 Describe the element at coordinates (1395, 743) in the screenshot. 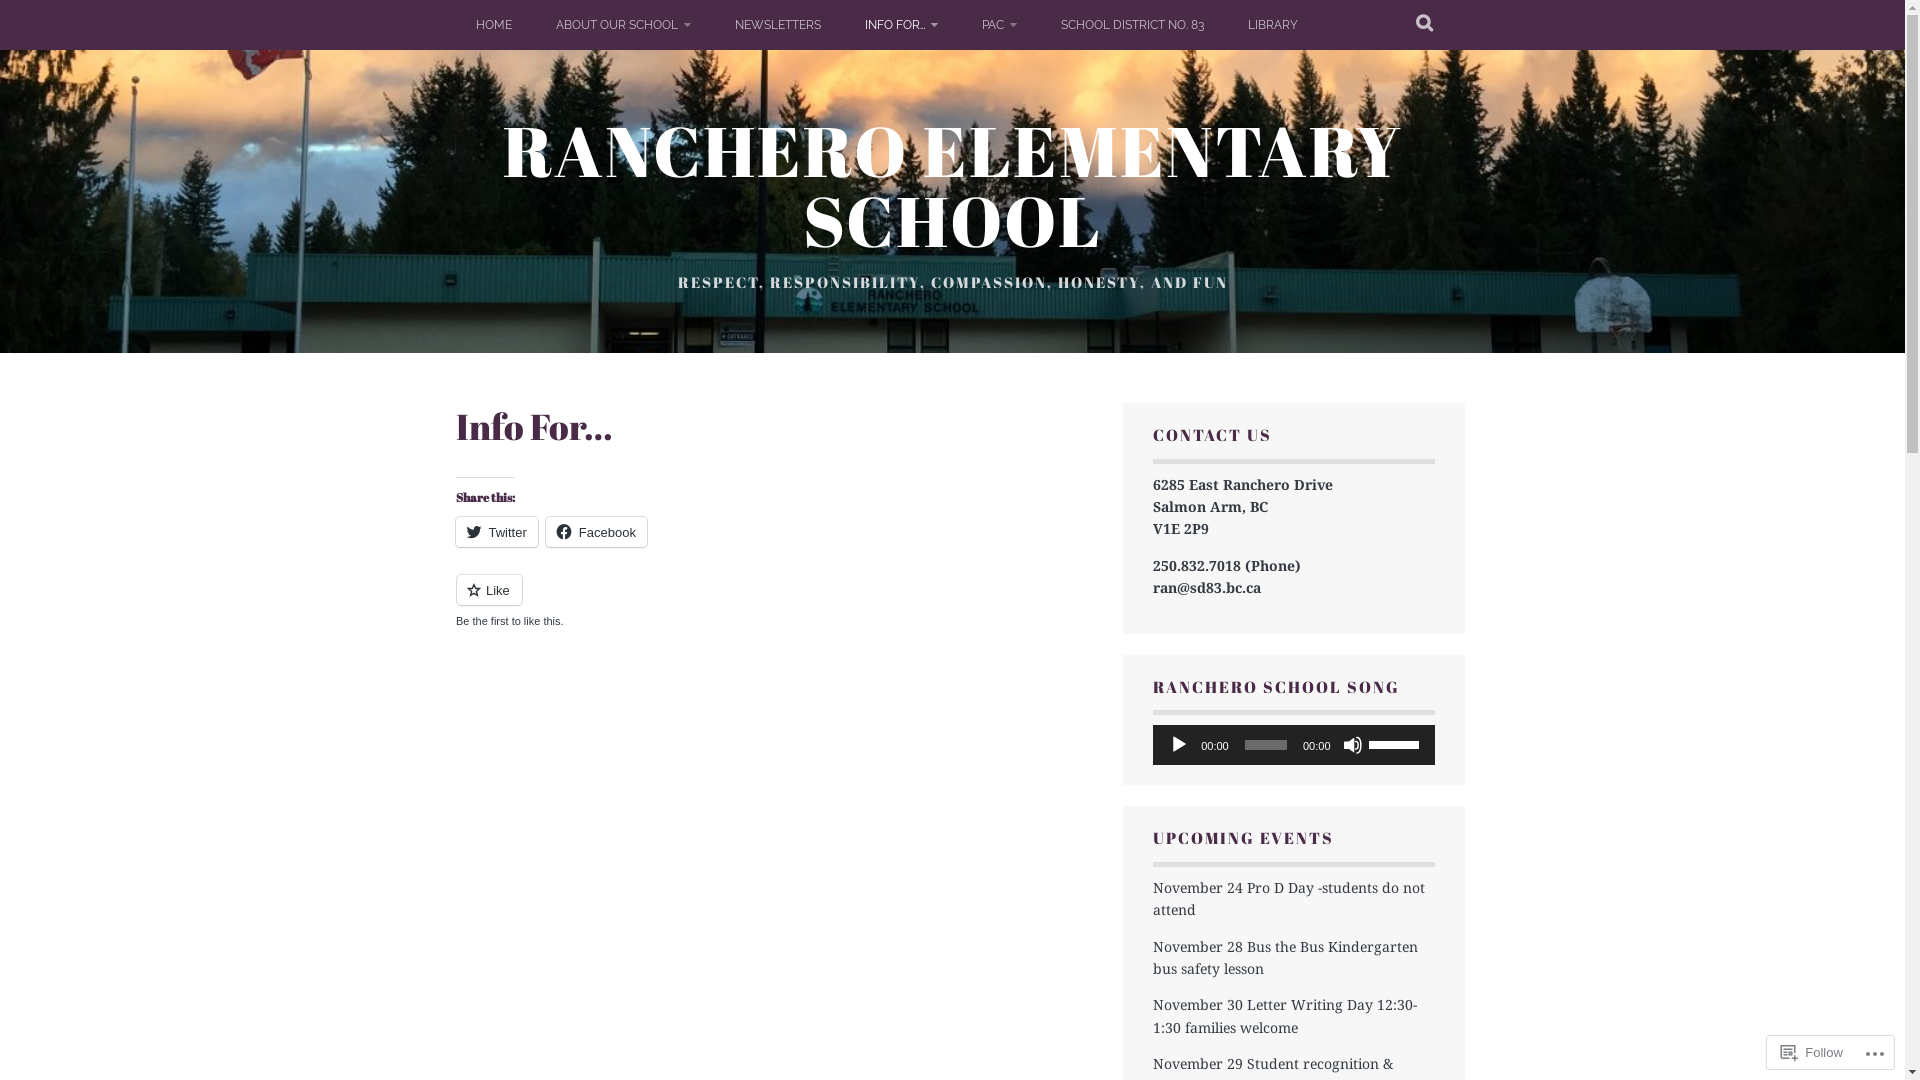

I see `'Use Up/Down Arrow keys to increase or decrease volume.'` at that location.